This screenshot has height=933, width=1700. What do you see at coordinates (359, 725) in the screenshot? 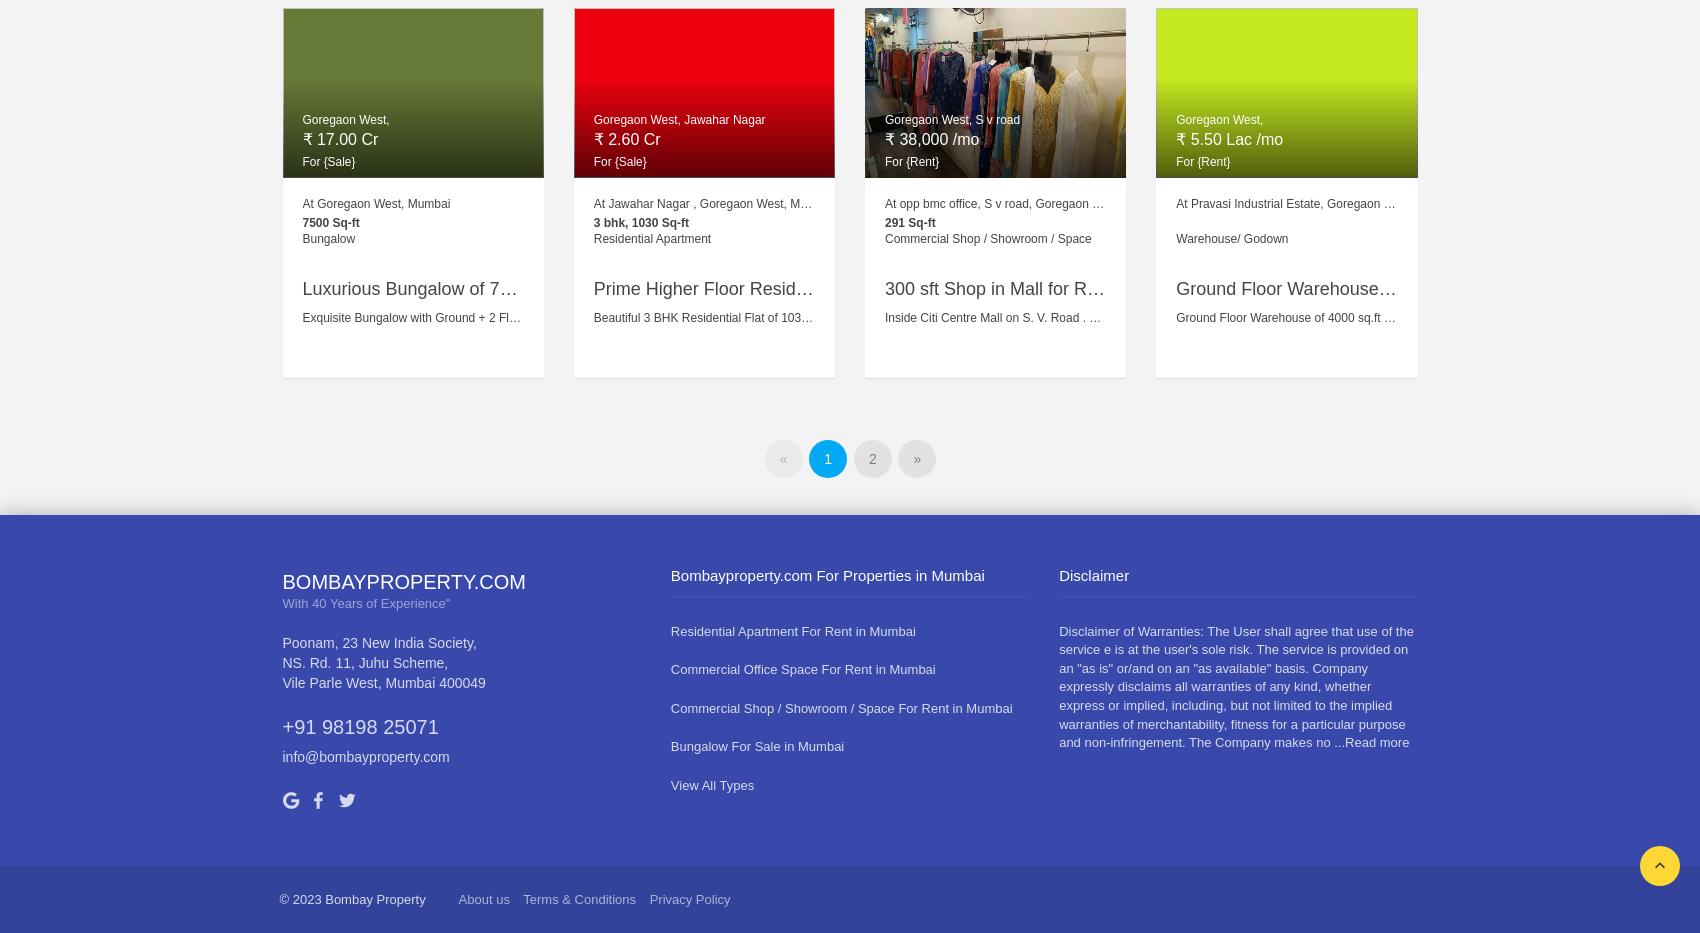
I see `'+91 98198 25071'` at bounding box center [359, 725].